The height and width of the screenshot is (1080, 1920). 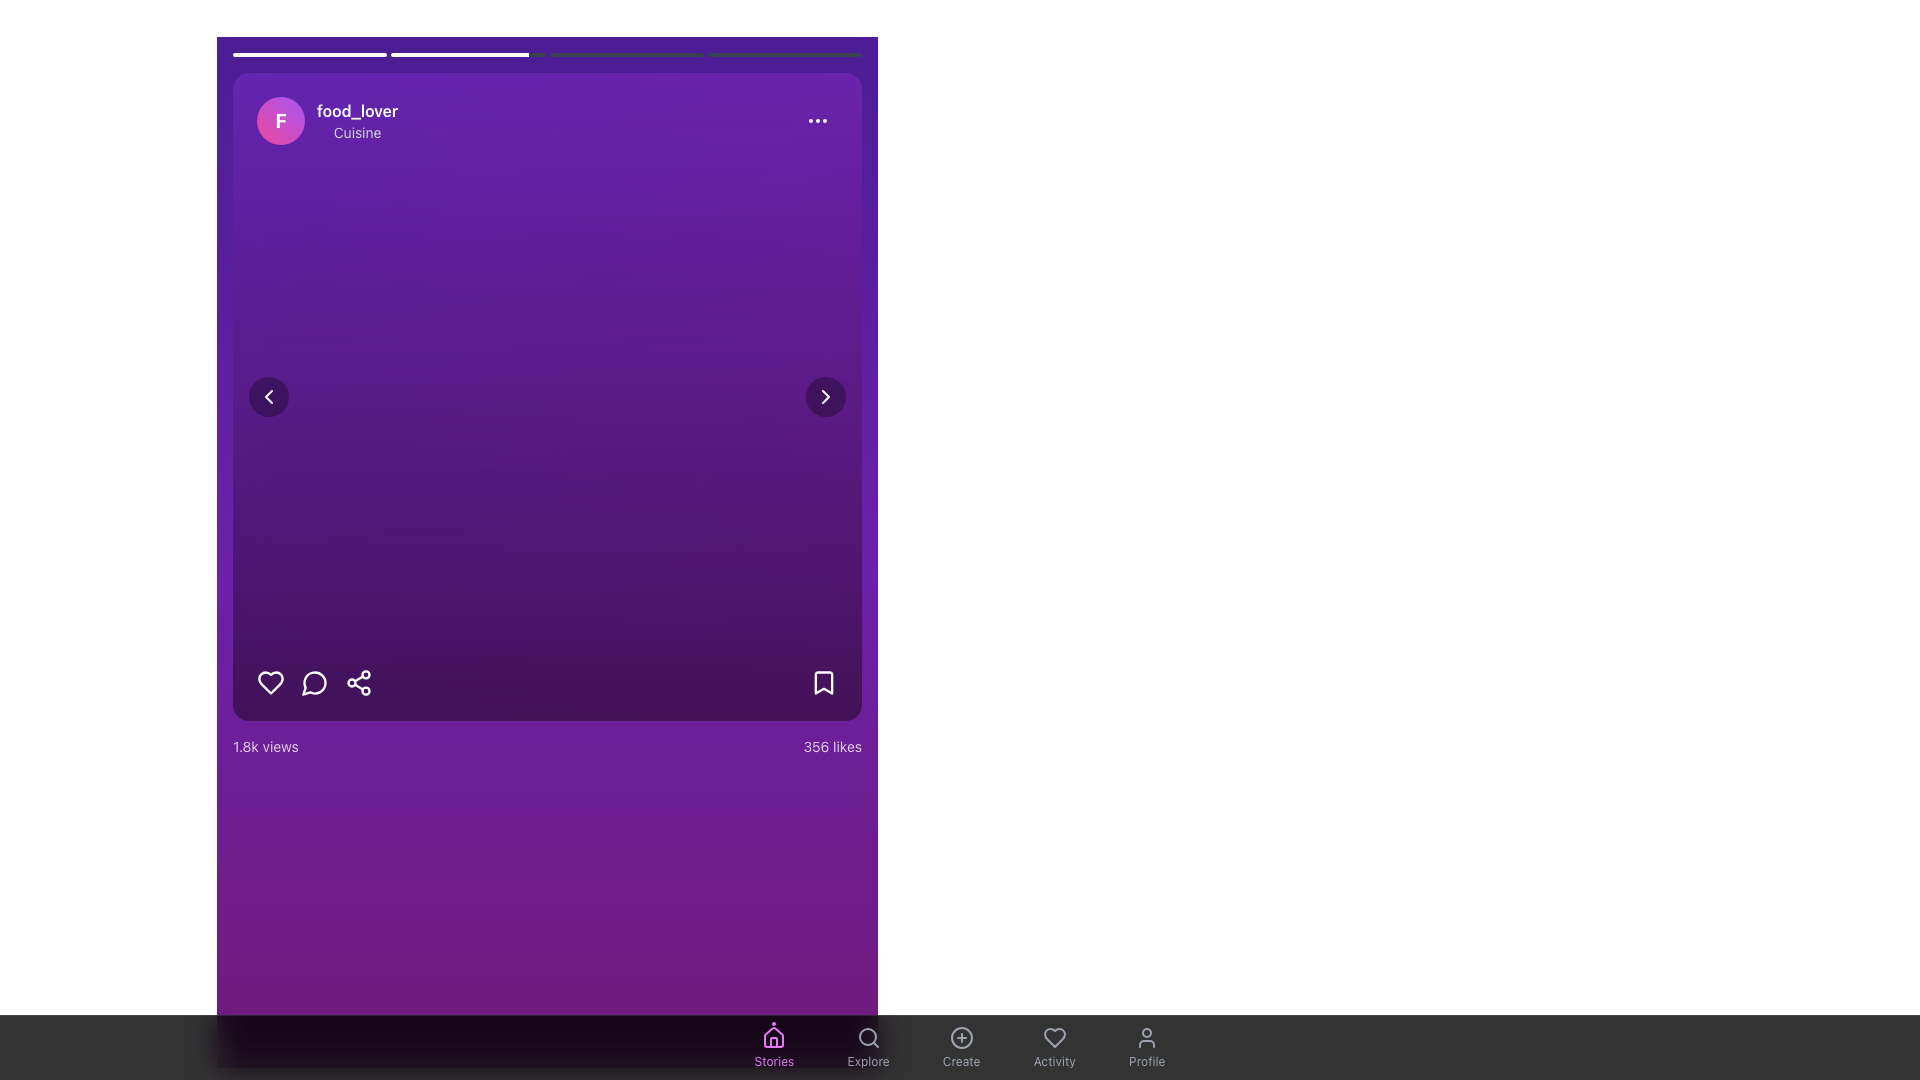 I want to click on the Profile display element containing the avatar, 'T' character, and text 'travel_explorer' and 'Adventure' for rearrangement, so click(x=344, y=120).